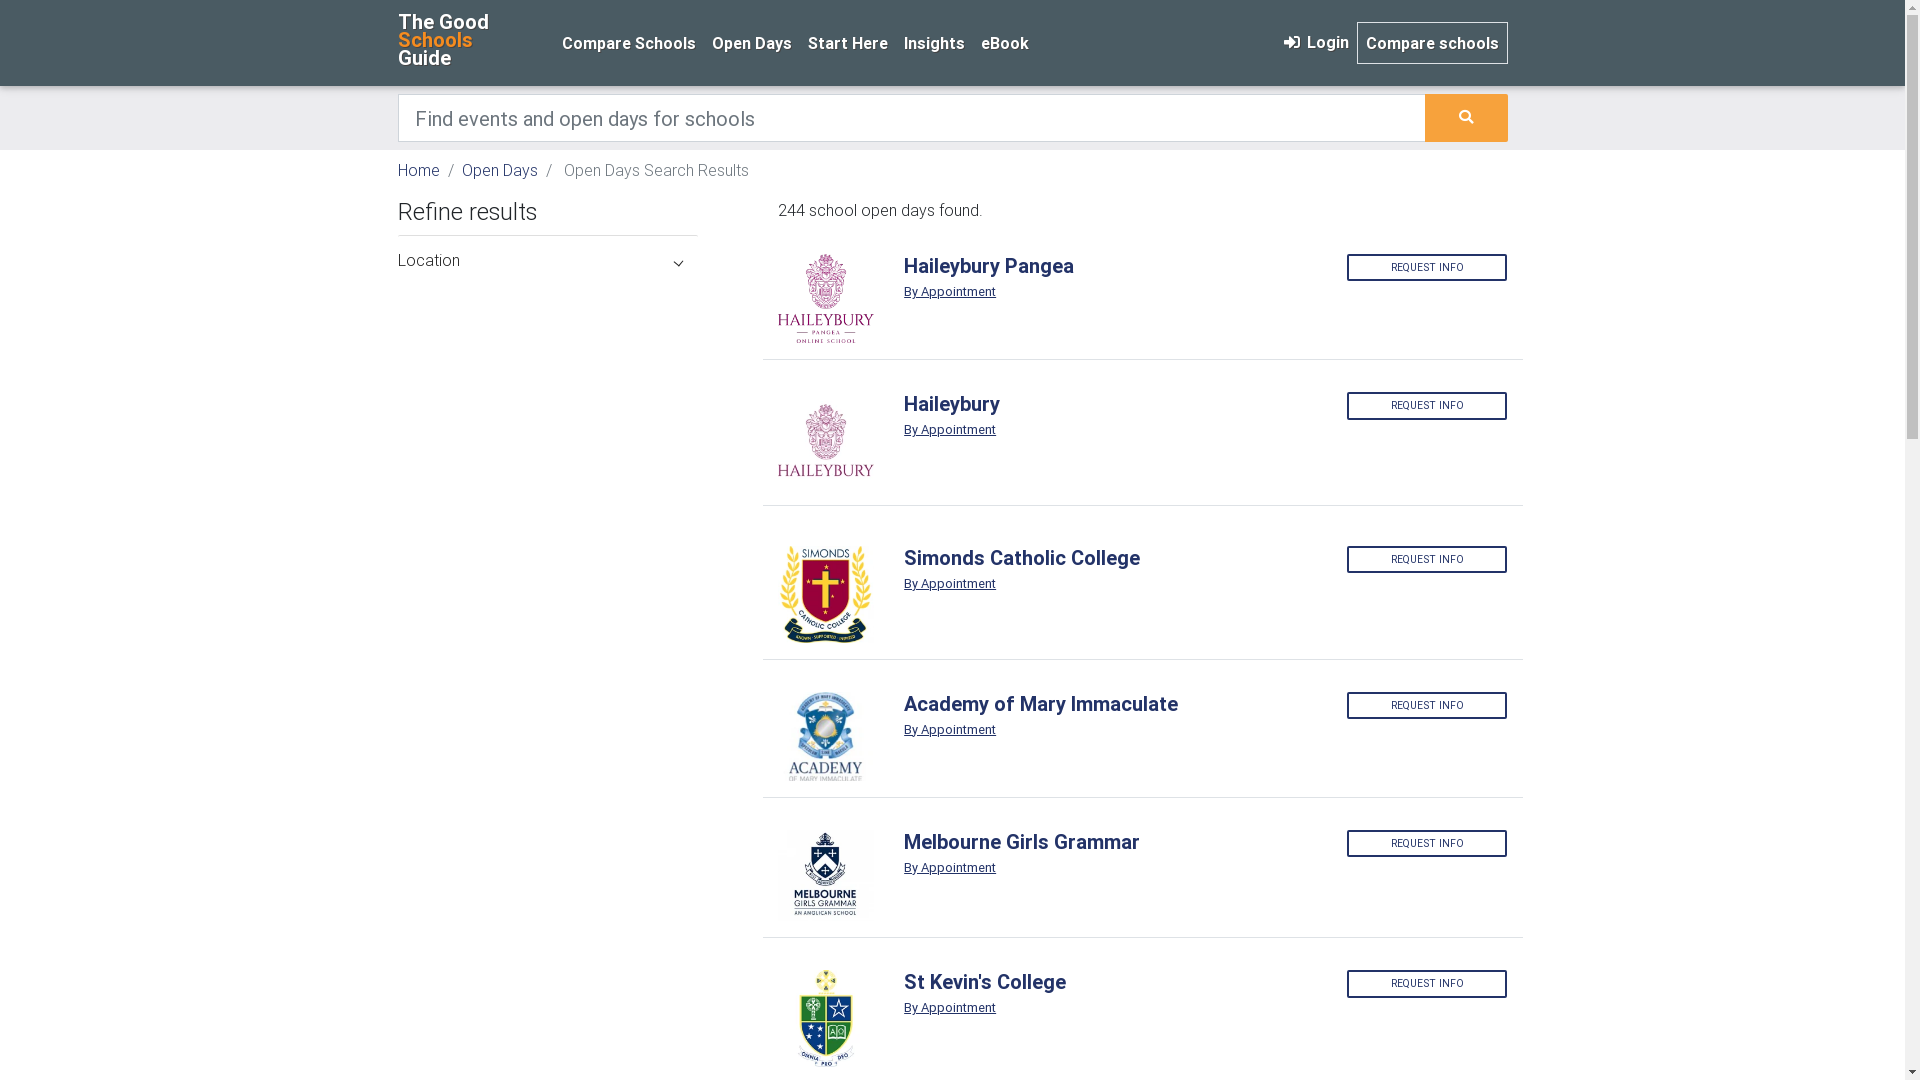  What do you see at coordinates (1425, 982) in the screenshot?
I see `'REQUEST INFO'` at bounding box center [1425, 982].